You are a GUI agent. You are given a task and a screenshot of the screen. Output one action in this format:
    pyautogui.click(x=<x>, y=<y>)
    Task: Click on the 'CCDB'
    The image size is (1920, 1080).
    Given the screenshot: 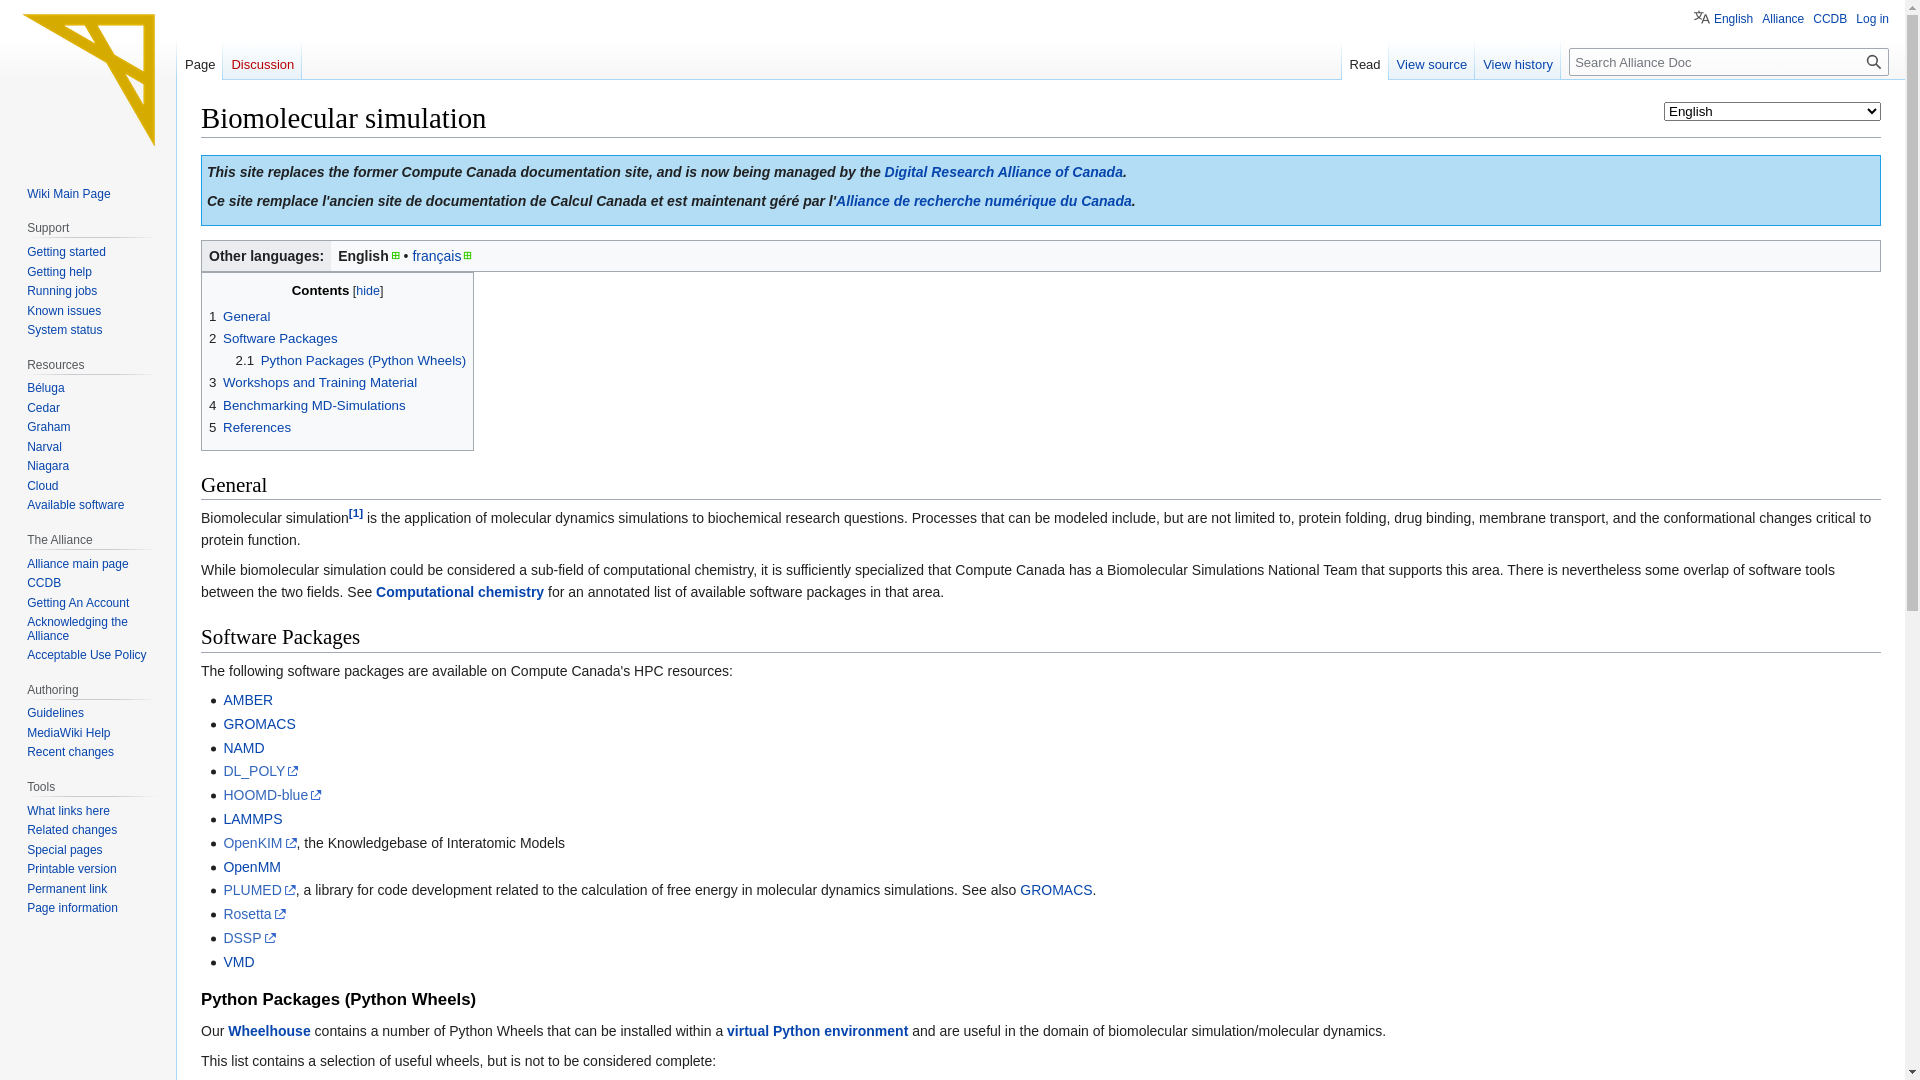 What is the action you would take?
    pyautogui.click(x=1829, y=19)
    